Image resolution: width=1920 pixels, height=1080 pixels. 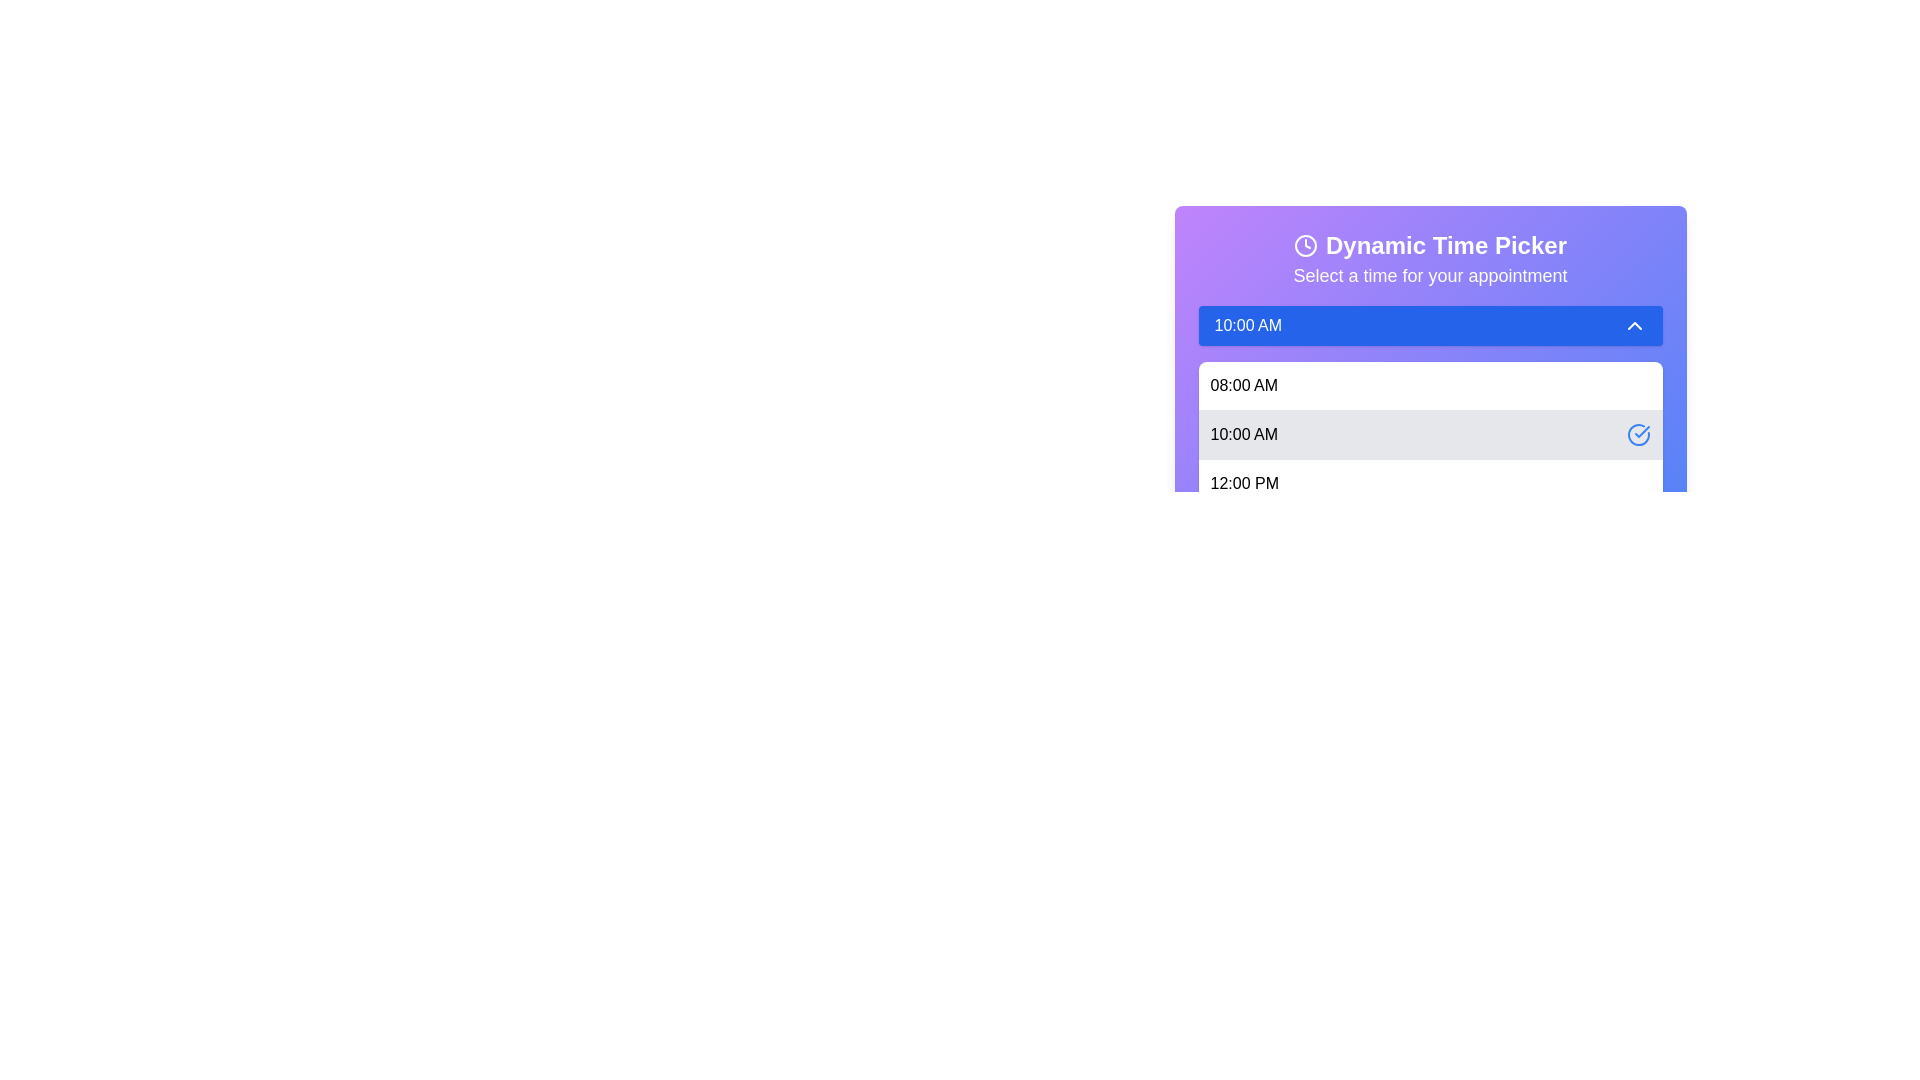 I want to click on the instructional static text label guiding the user to select a time slot for an appointment, located below the 'Dynamic Time Picker' header, so click(x=1429, y=276).